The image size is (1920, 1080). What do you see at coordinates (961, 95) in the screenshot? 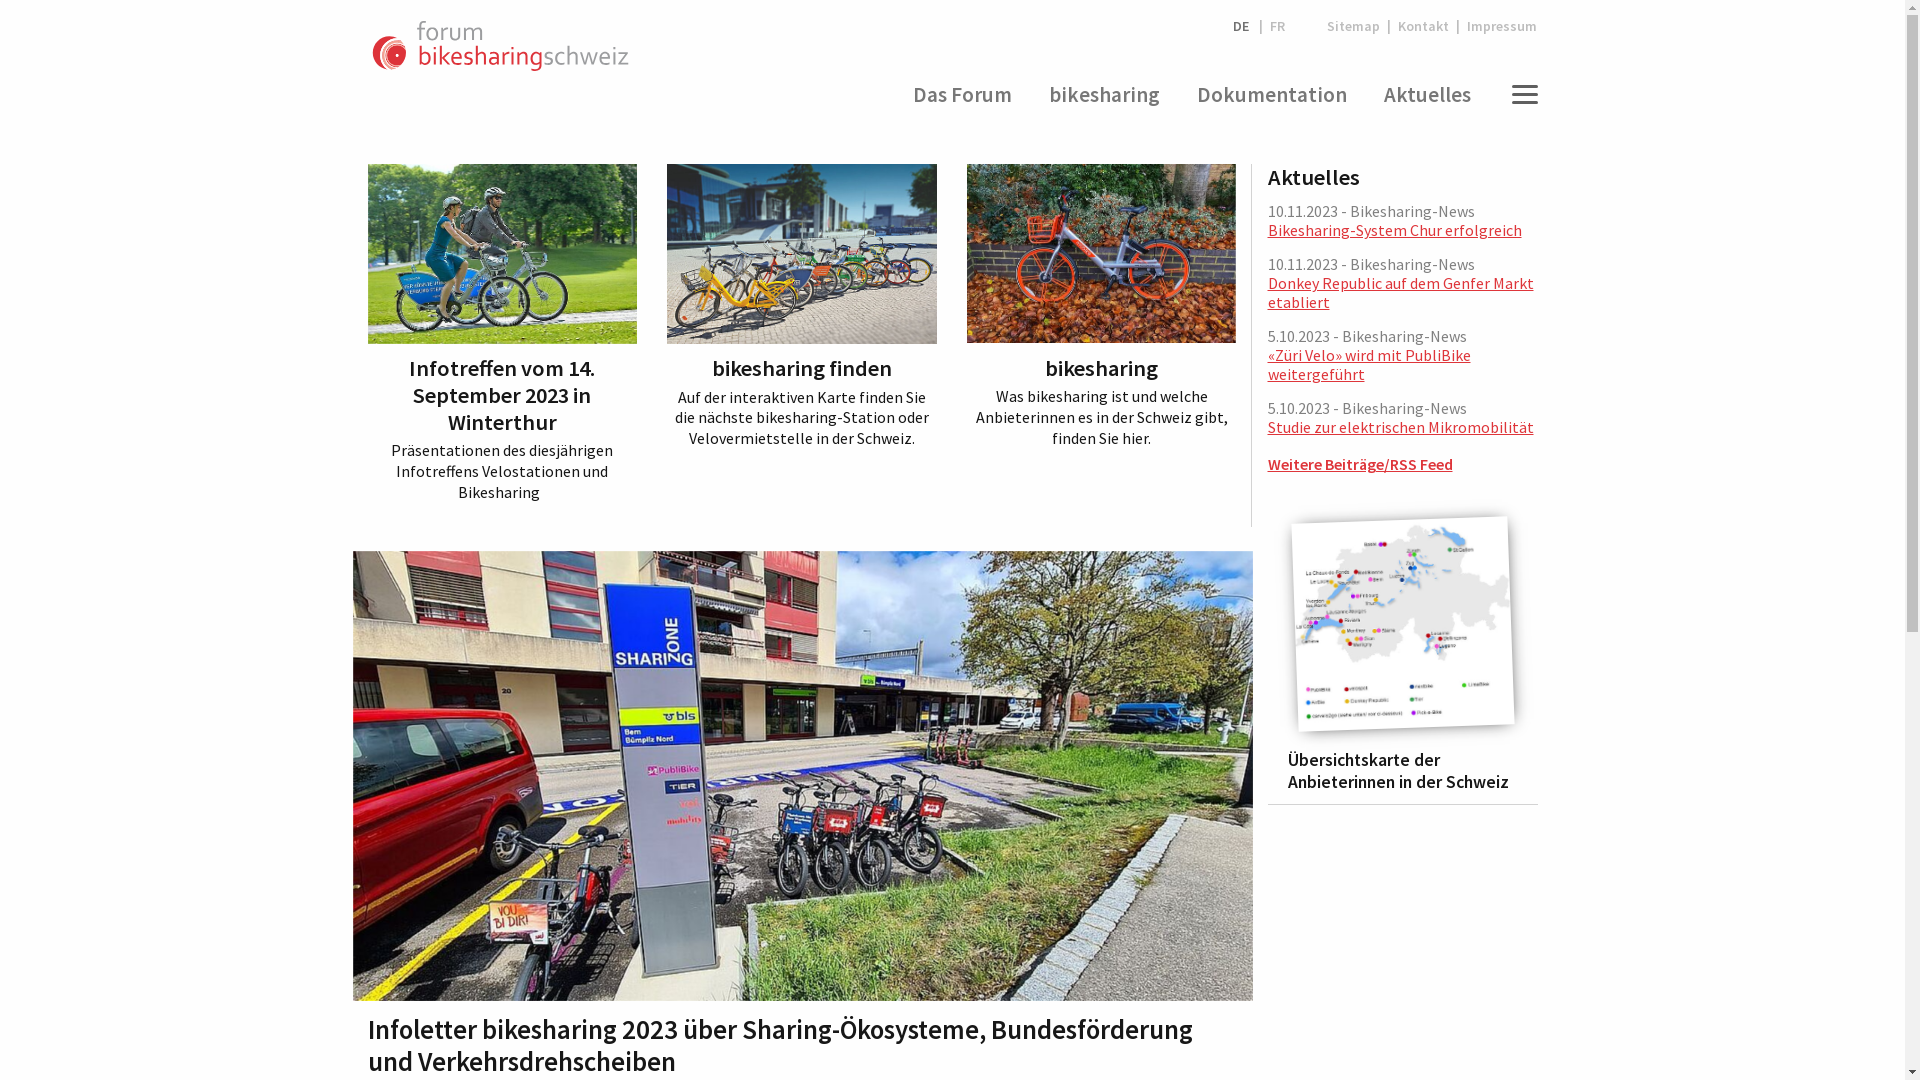
I see `'Das Forum'` at bounding box center [961, 95].